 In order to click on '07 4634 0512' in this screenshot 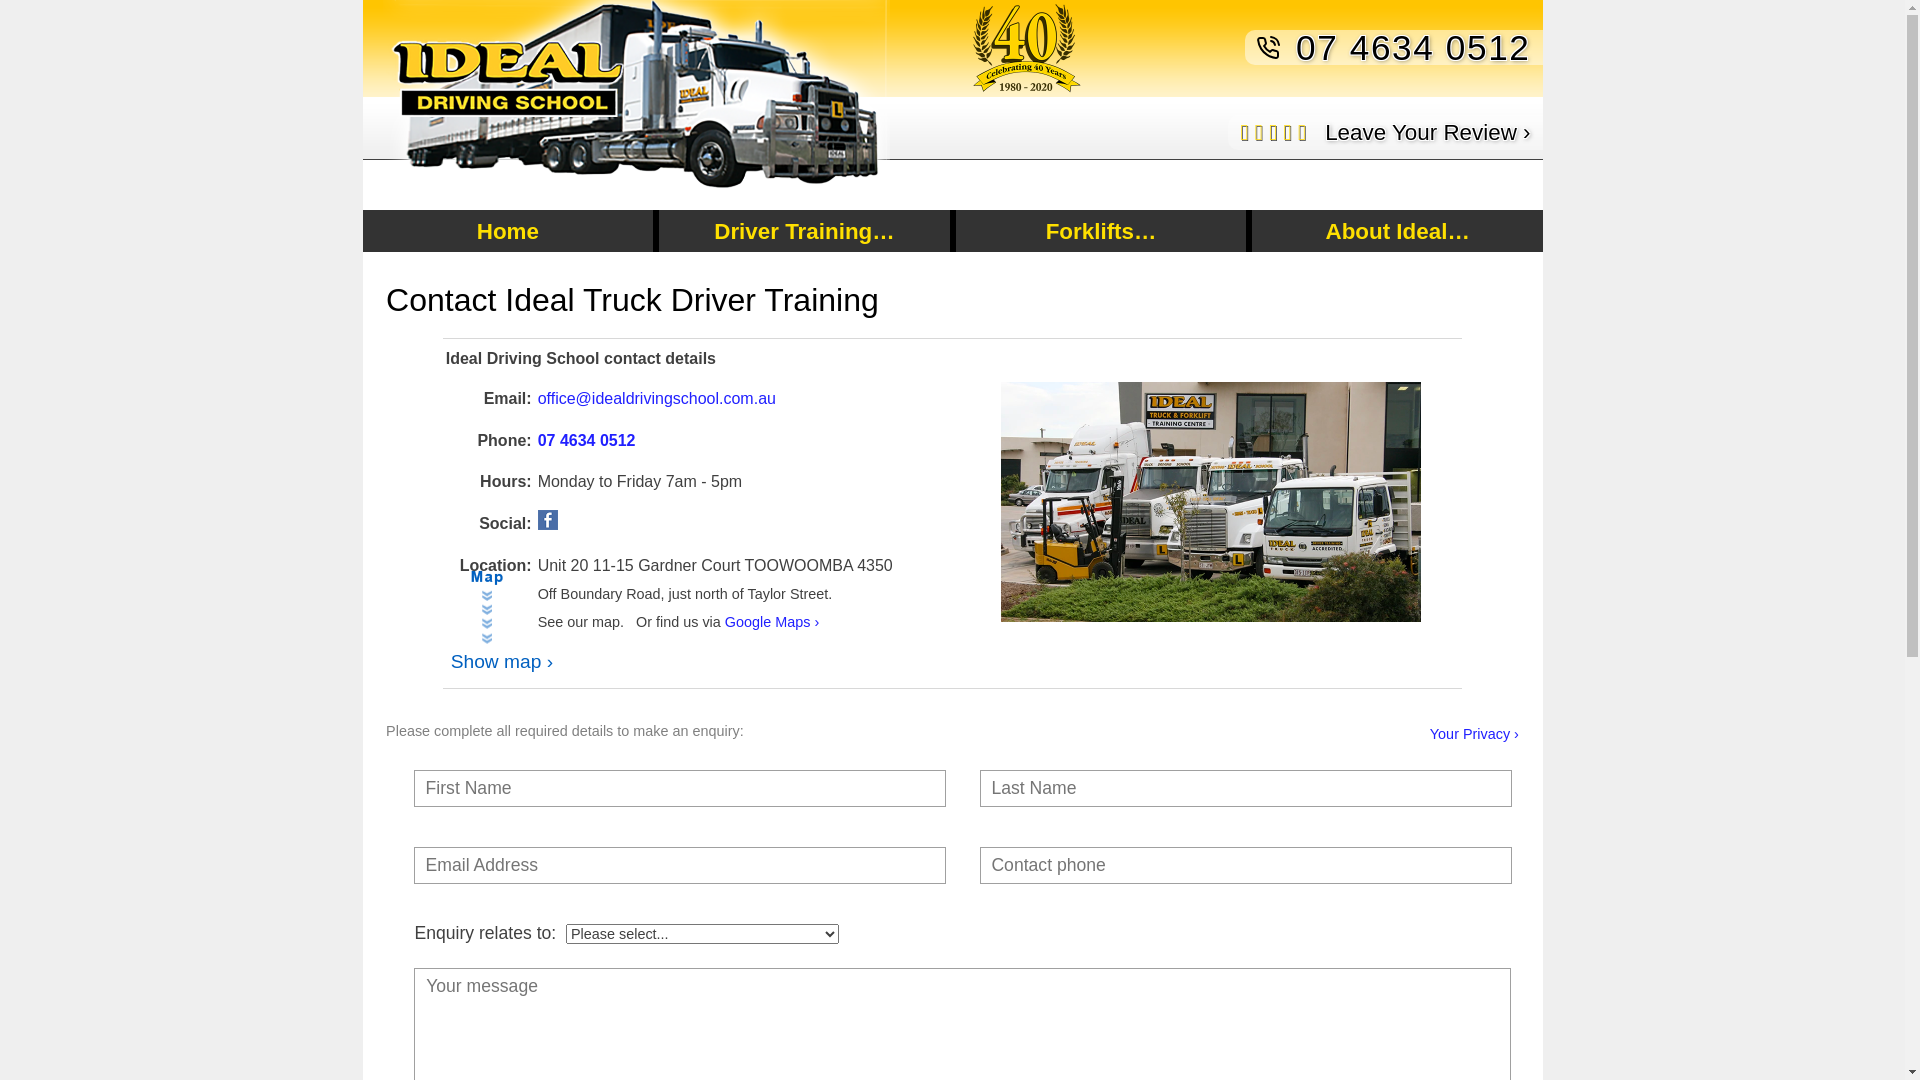, I will do `click(585, 439)`.